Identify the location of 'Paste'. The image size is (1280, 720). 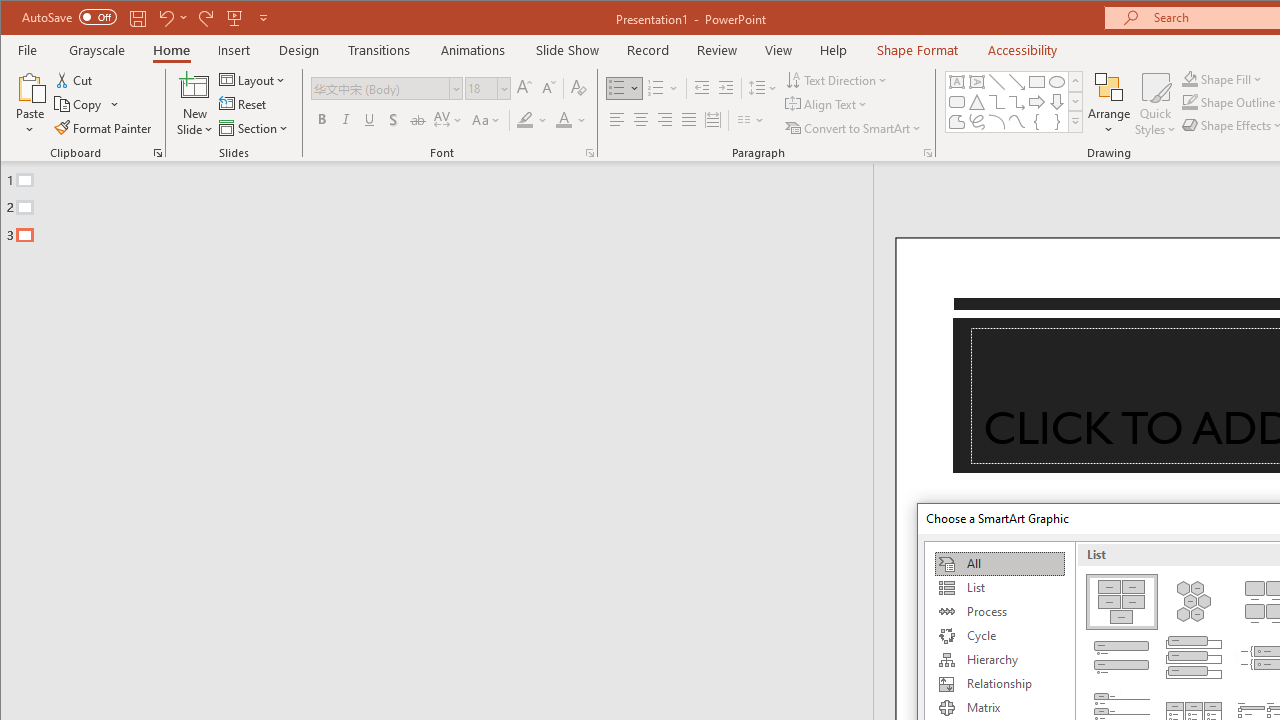
(30, 85).